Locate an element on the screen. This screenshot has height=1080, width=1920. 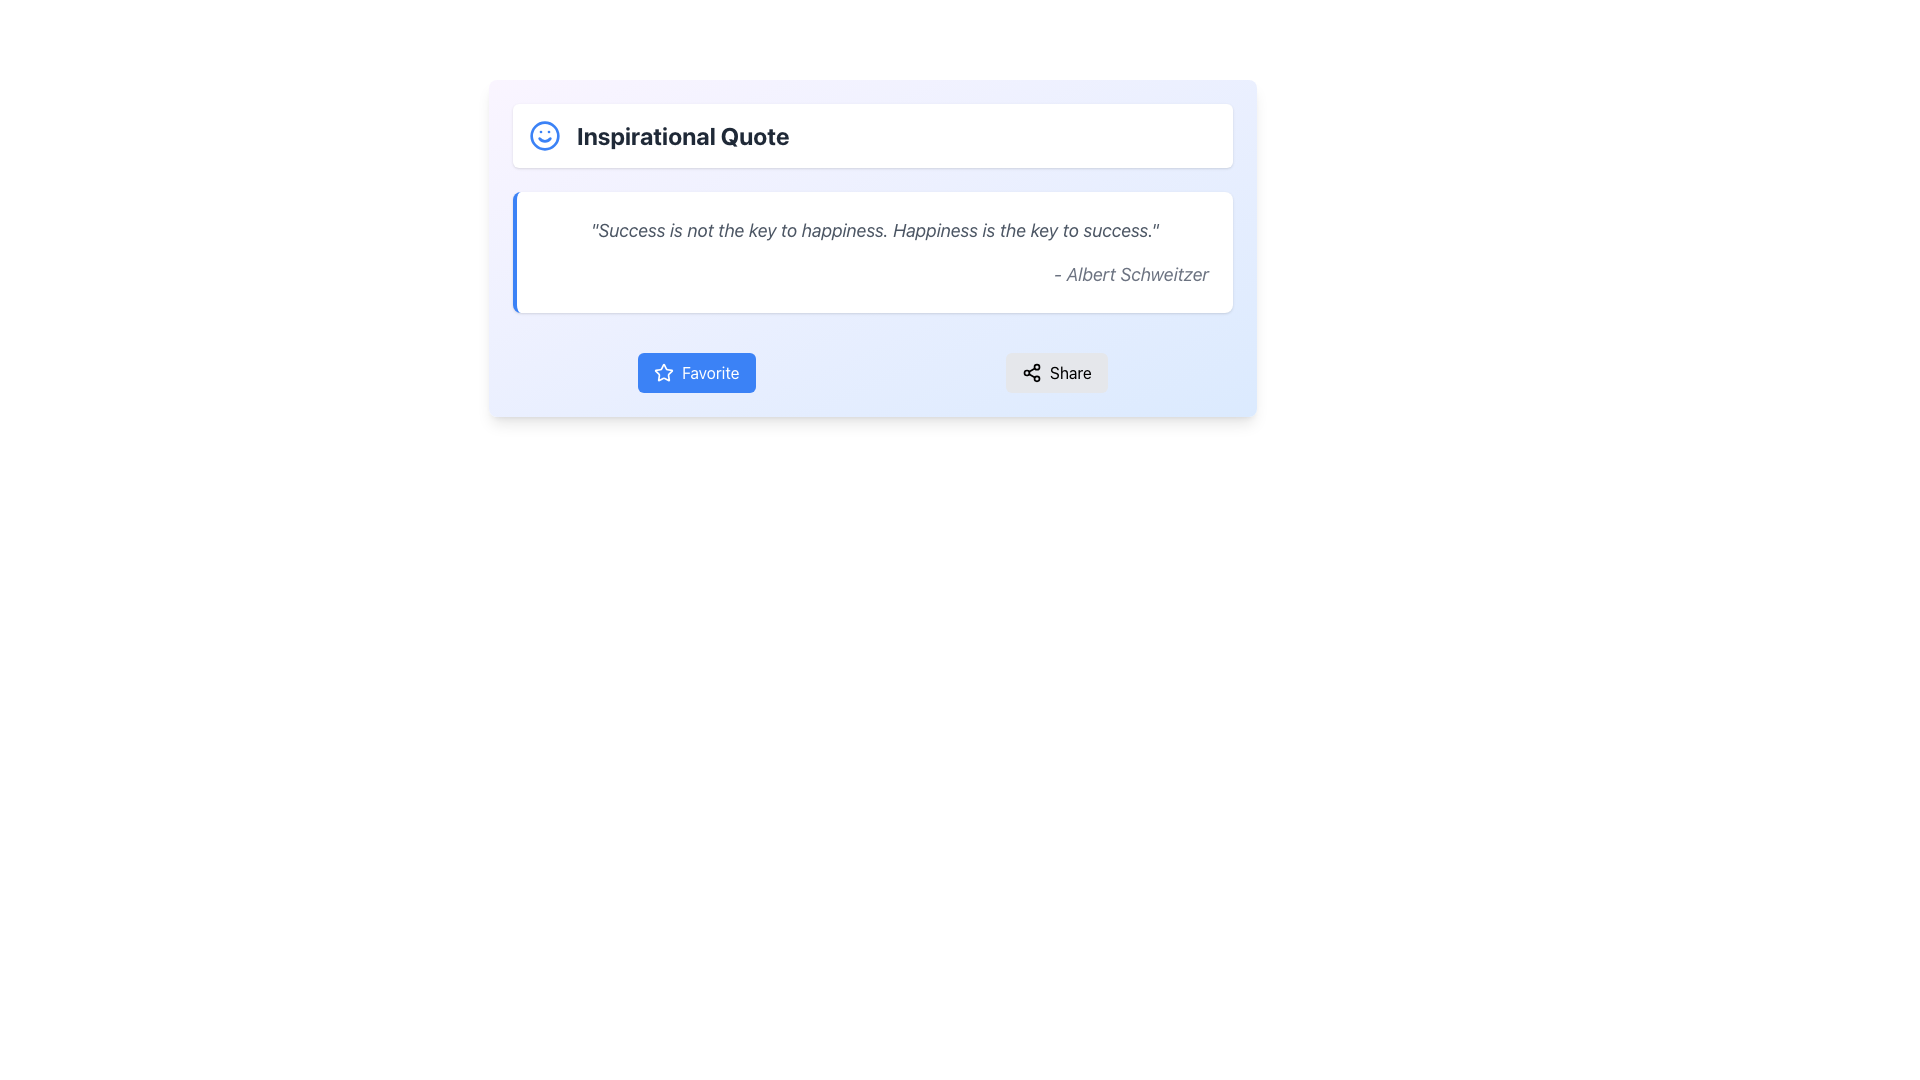
the star icon located on the left side of the 'Favorite' button to mark the associated content as a favorite is located at coordinates (664, 373).